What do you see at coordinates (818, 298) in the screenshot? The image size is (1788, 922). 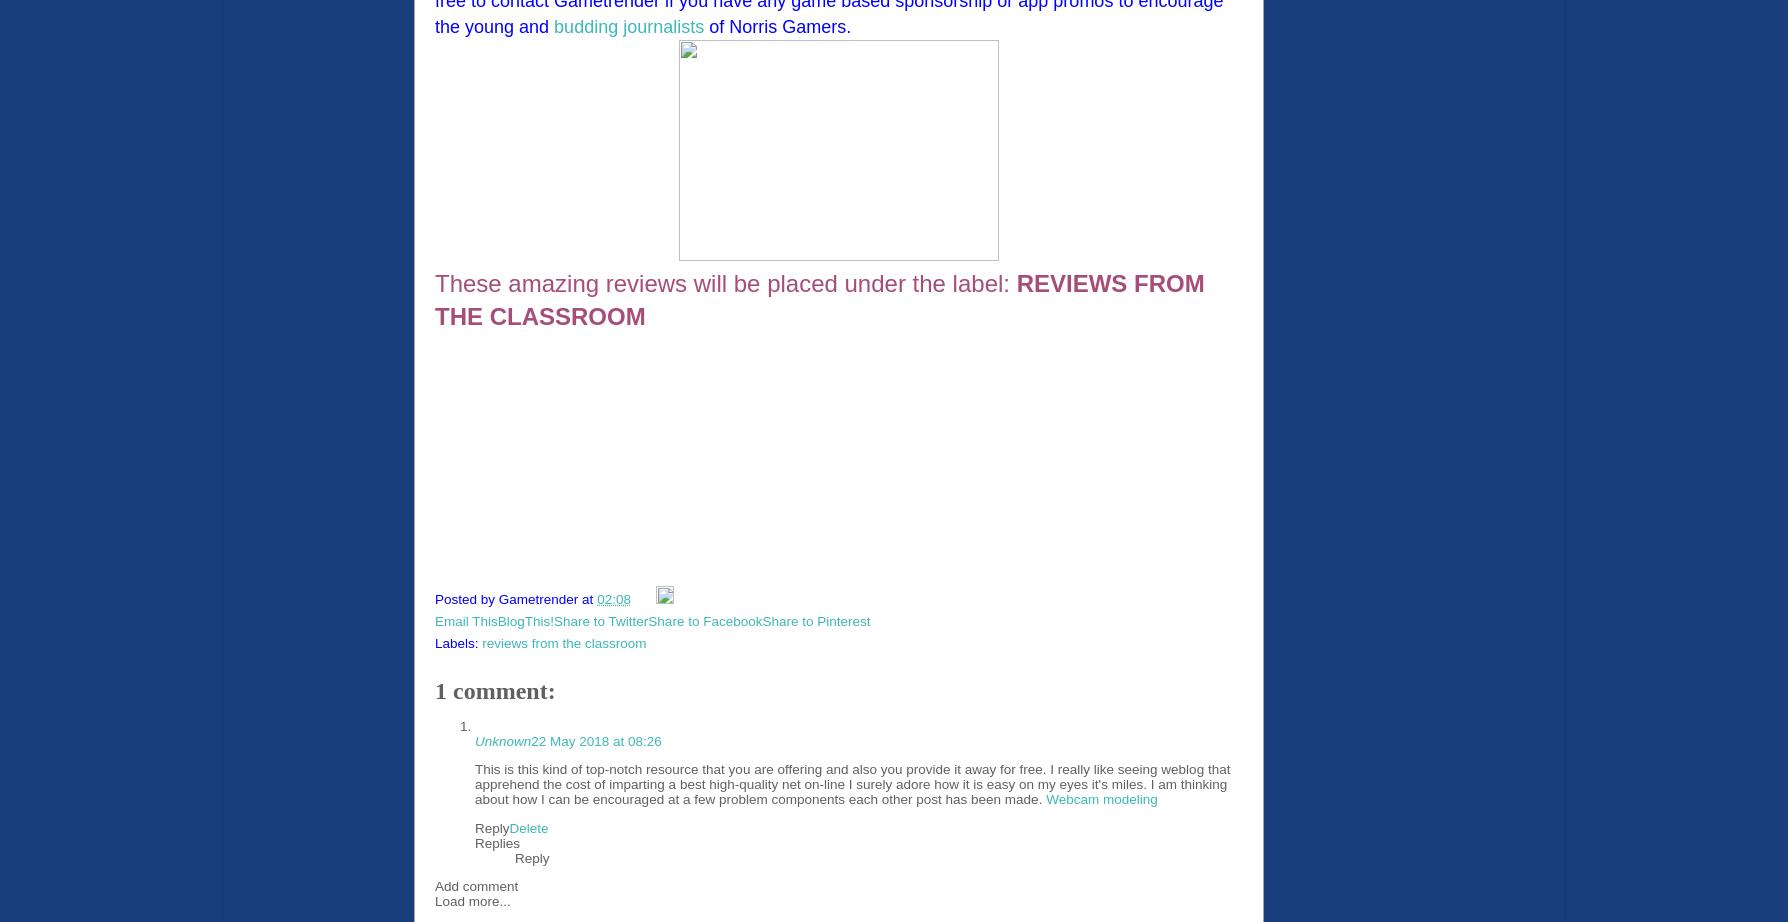 I see `'REVIEWS FROM THE CLASSROOM'` at bounding box center [818, 298].